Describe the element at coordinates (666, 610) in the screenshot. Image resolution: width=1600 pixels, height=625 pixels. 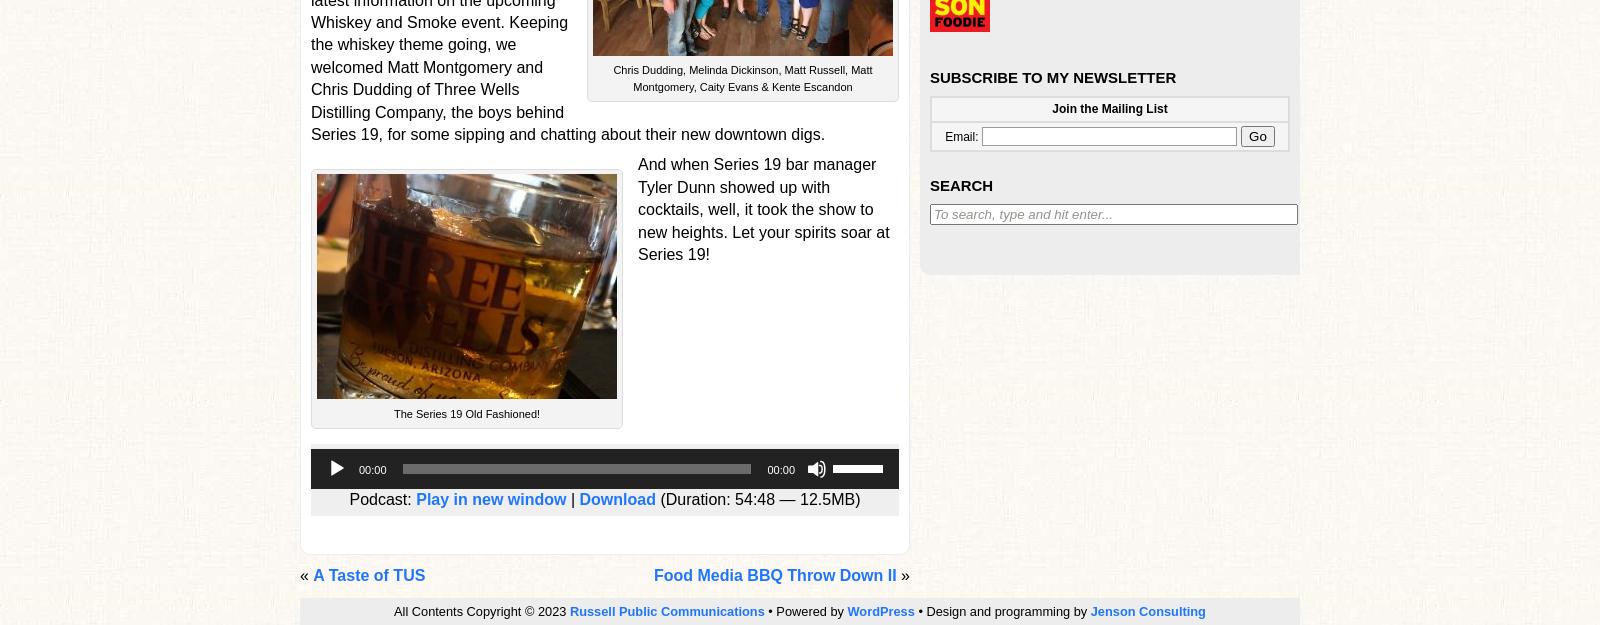
I see `'Russell Public Communications'` at that location.